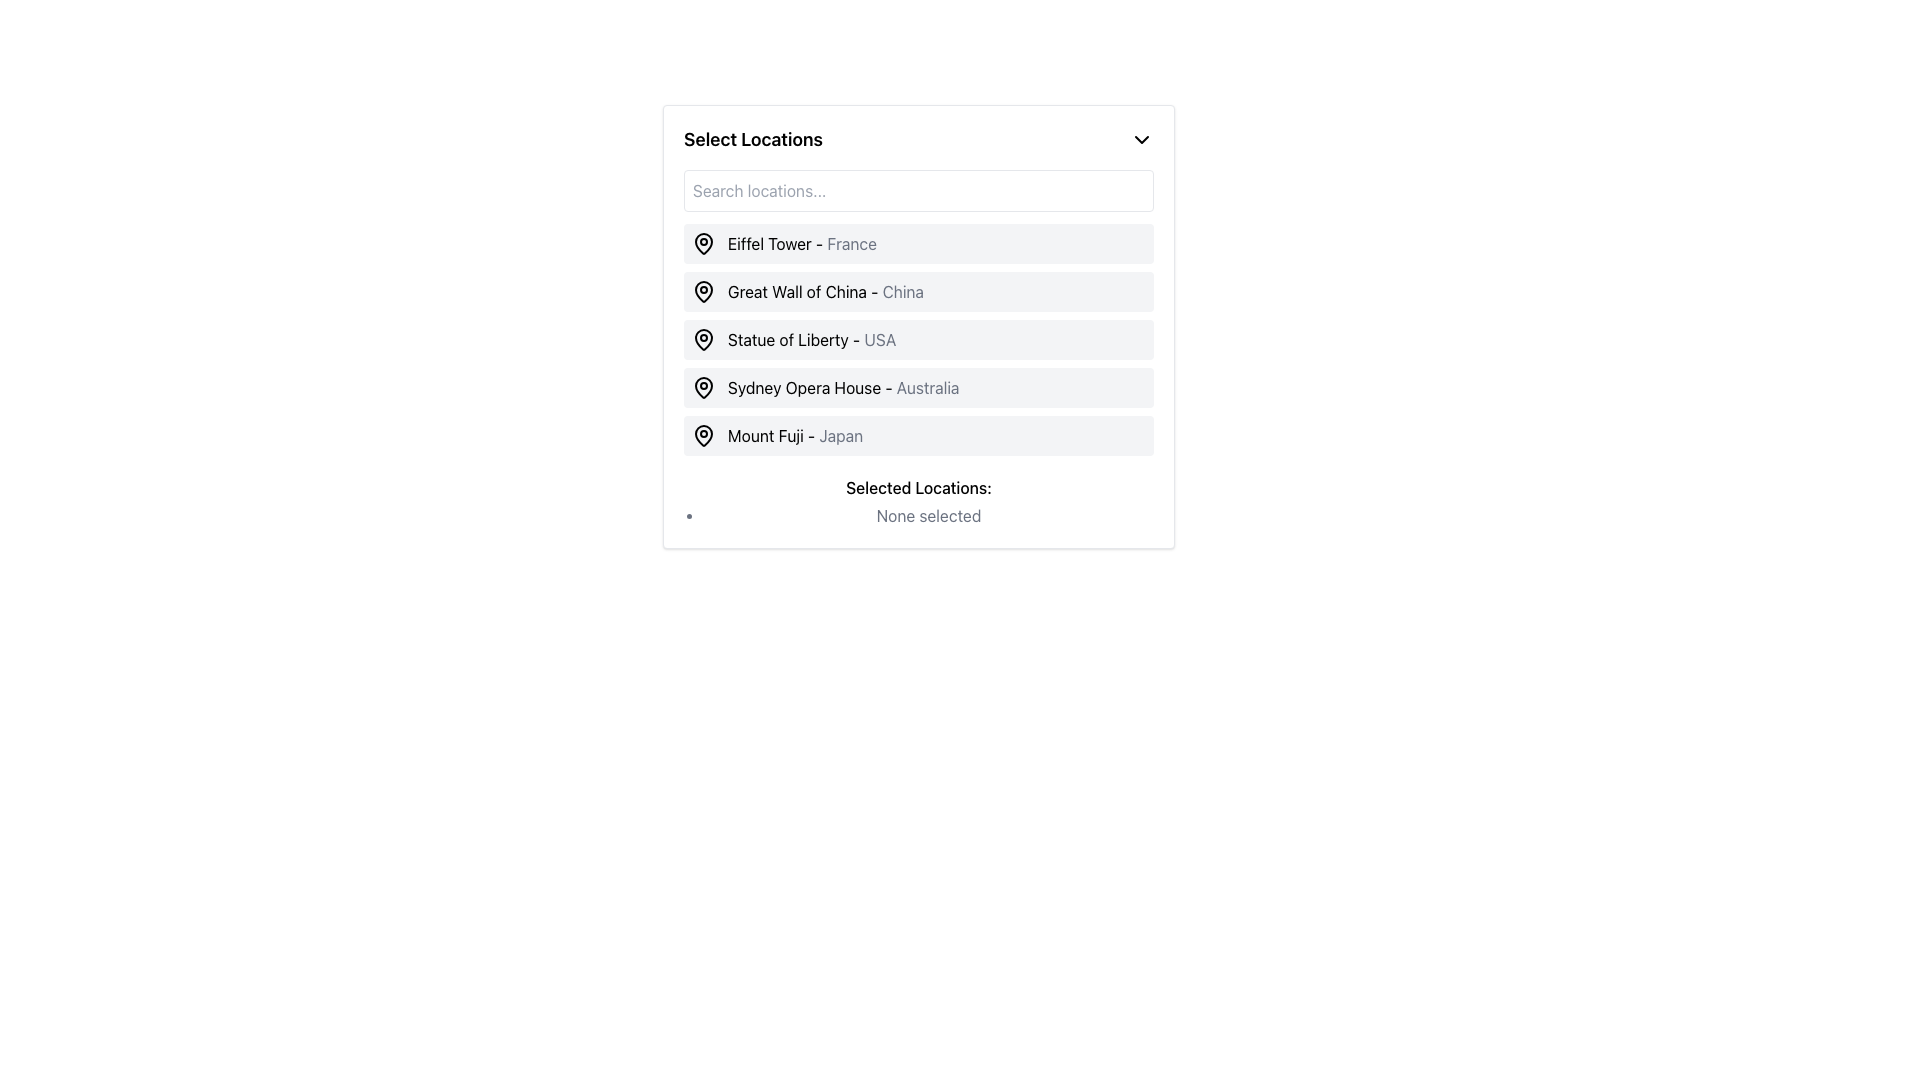 This screenshot has height=1080, width=1920. Describe the element at coordinates (917, 242) in the screenshot. I see `the first selectable list item in the dropdown labeled 'Eiffel Tower - France'` at that location.